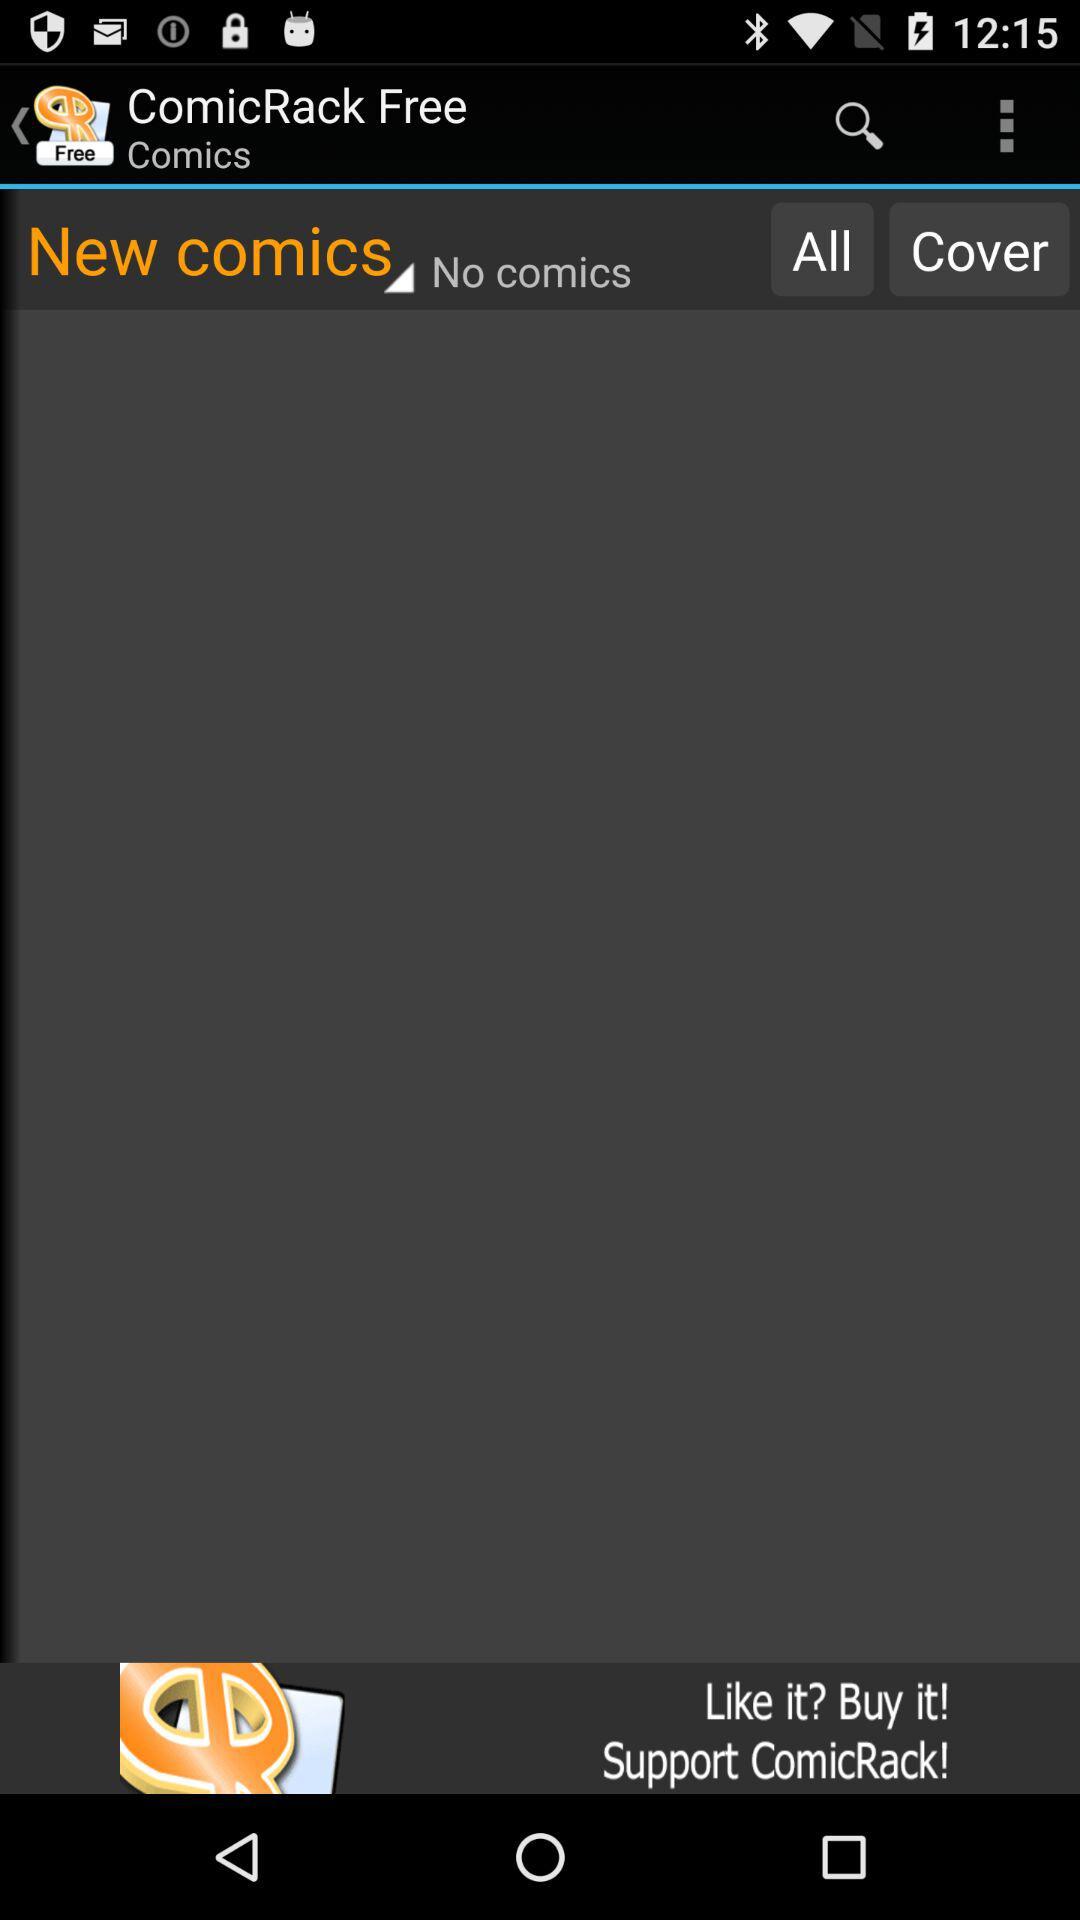 The width and height of the screenshot is (1080, 1920). I want to click on item next to the all item, so click(978, 248).